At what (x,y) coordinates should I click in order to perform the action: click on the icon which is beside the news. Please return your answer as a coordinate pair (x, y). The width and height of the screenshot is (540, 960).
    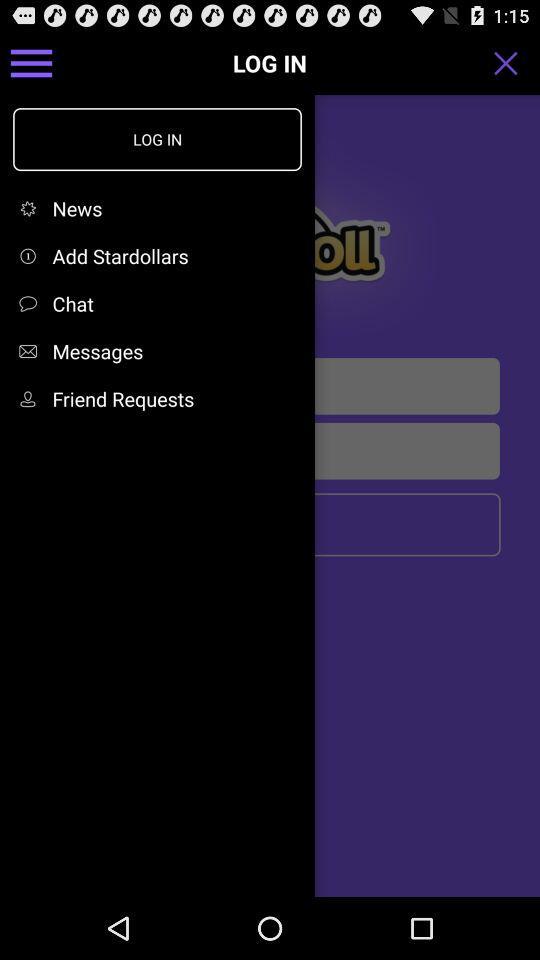
    Looking at the image, I should click on (31, 208).